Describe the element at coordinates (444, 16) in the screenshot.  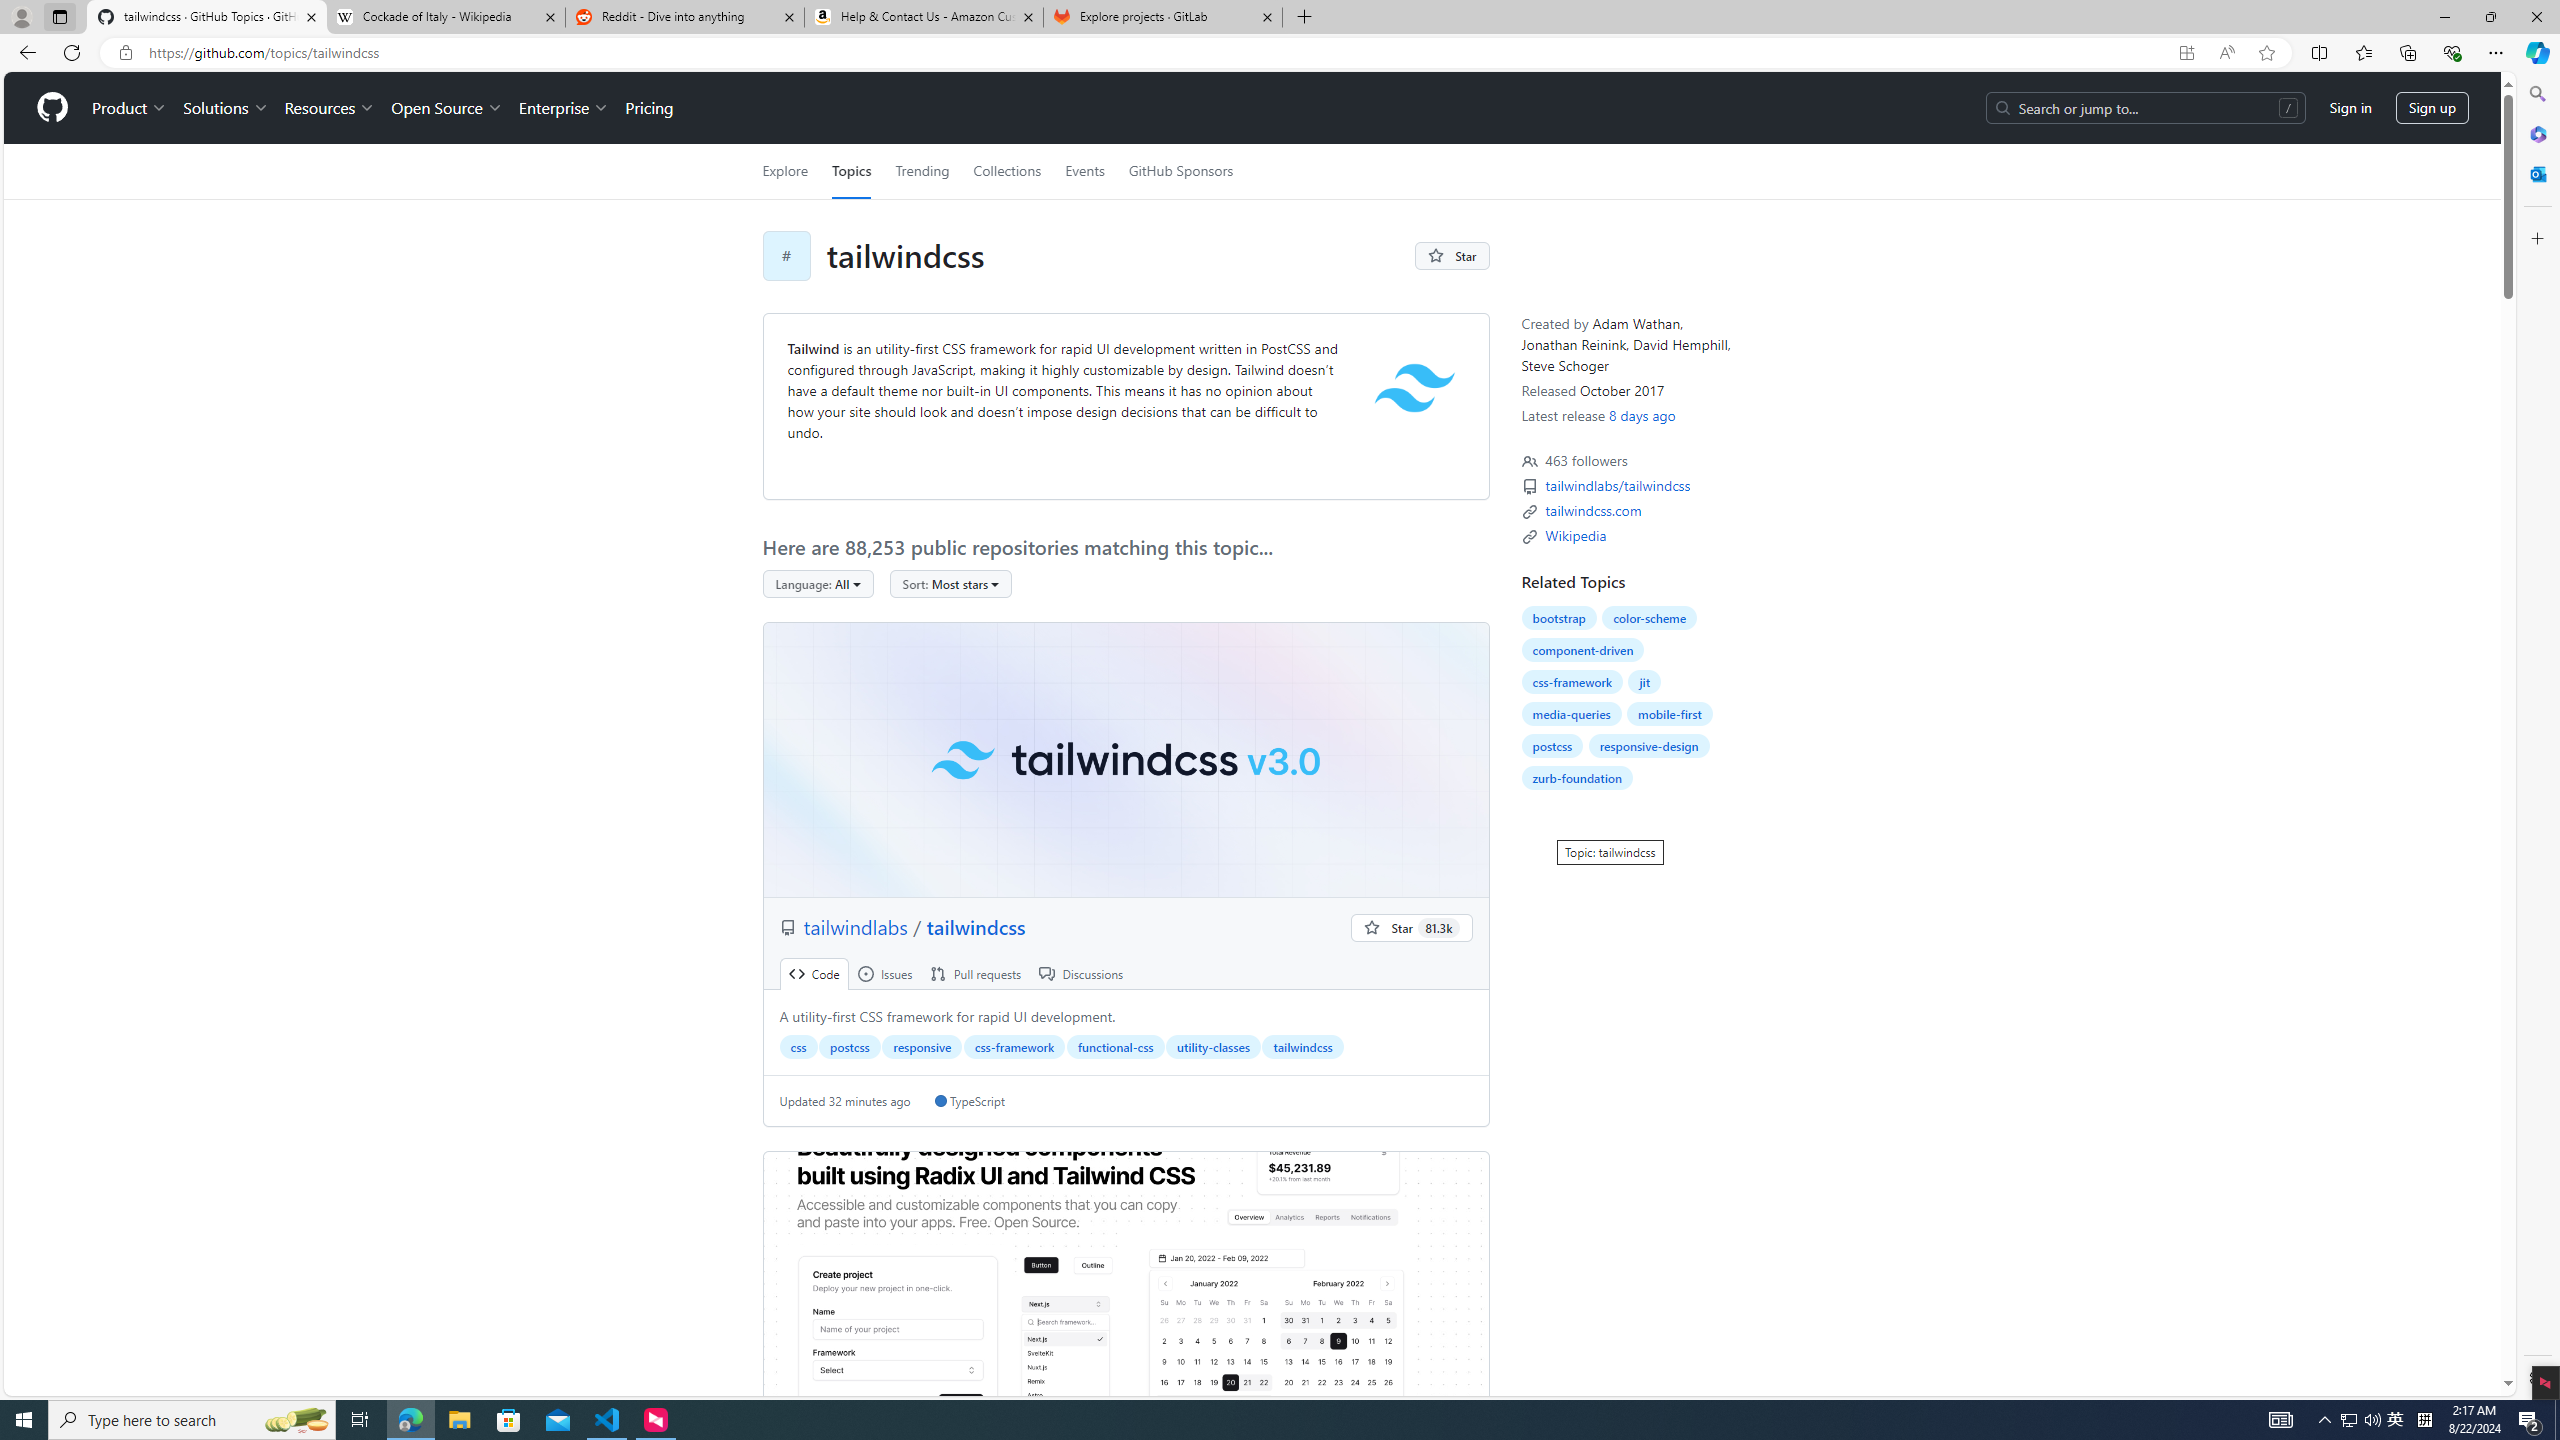
I see `'Cockade of Italy - Wikipedia'` at that location.